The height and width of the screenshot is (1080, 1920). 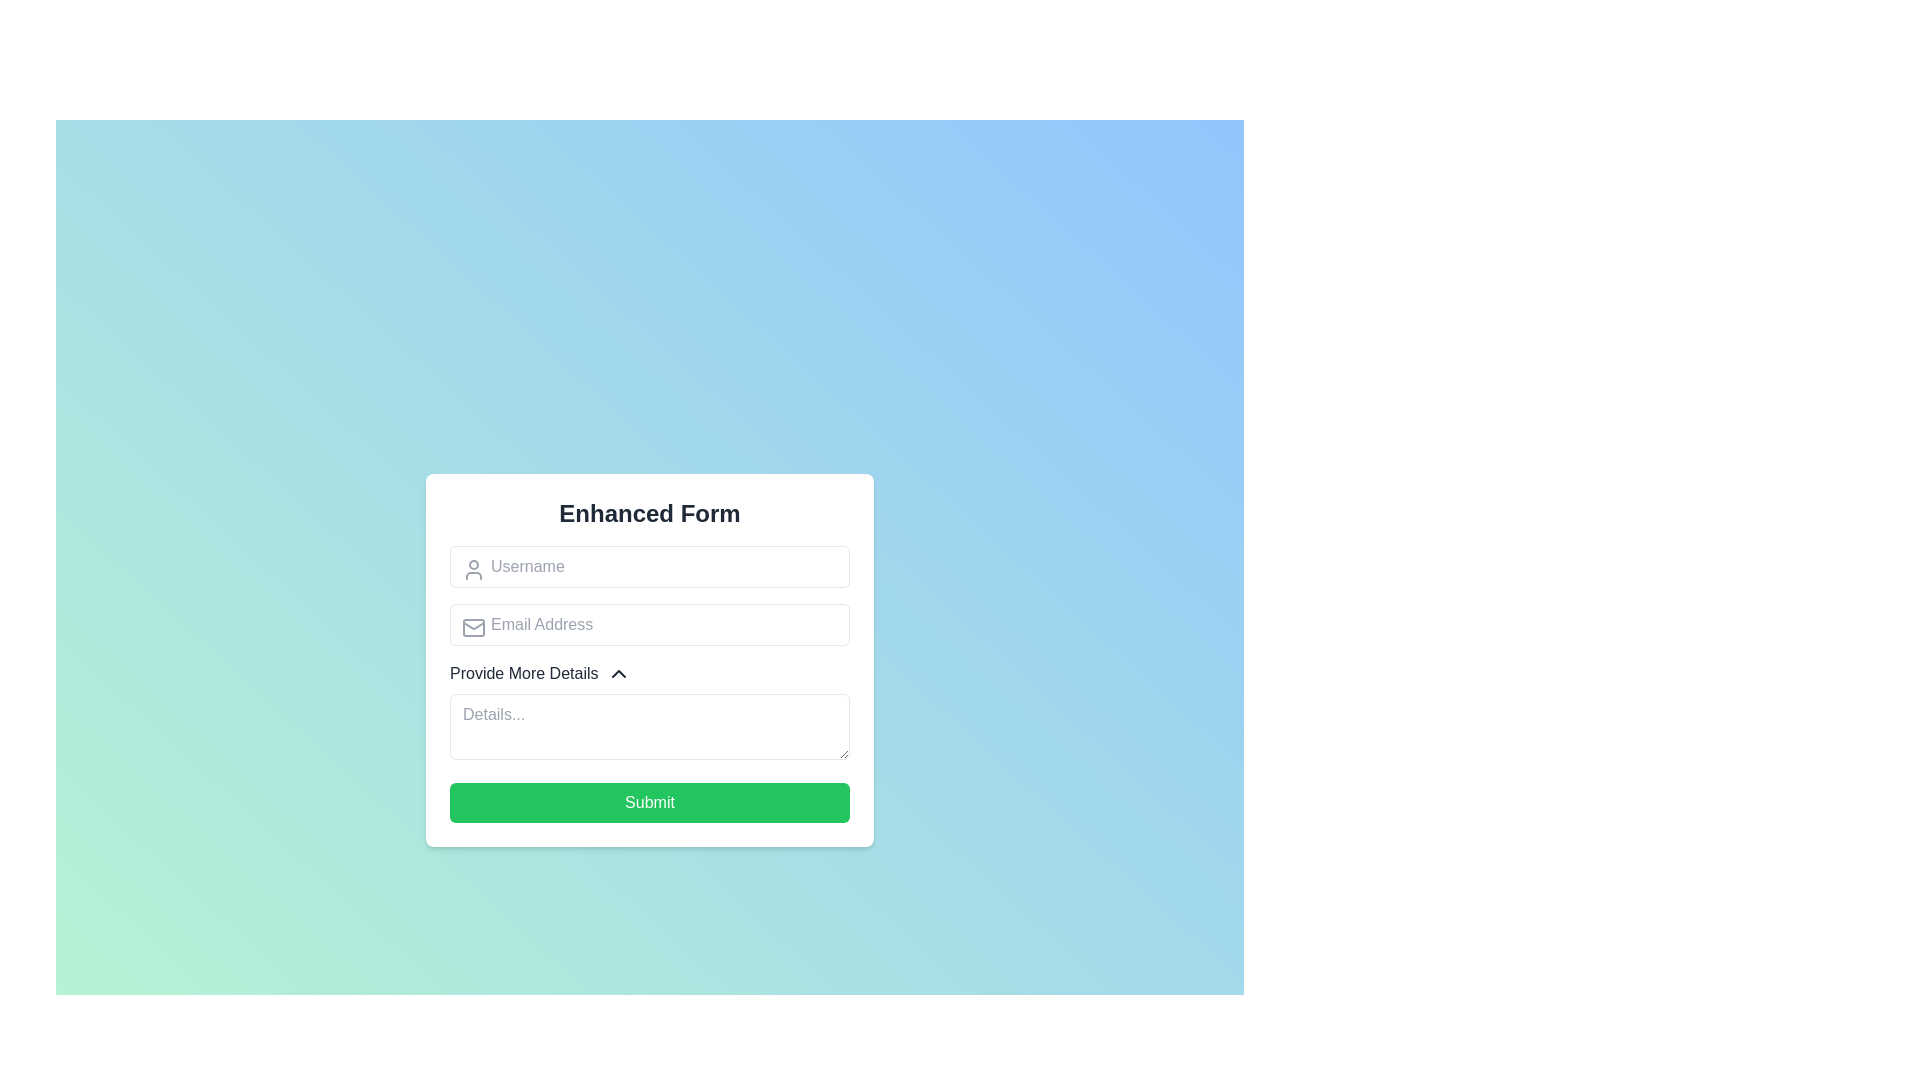 What do you see at coordinates (649, 801) in the screenshot?
I see `the 'Submit' button with a green background and white text` at bounding box center [649, 801].